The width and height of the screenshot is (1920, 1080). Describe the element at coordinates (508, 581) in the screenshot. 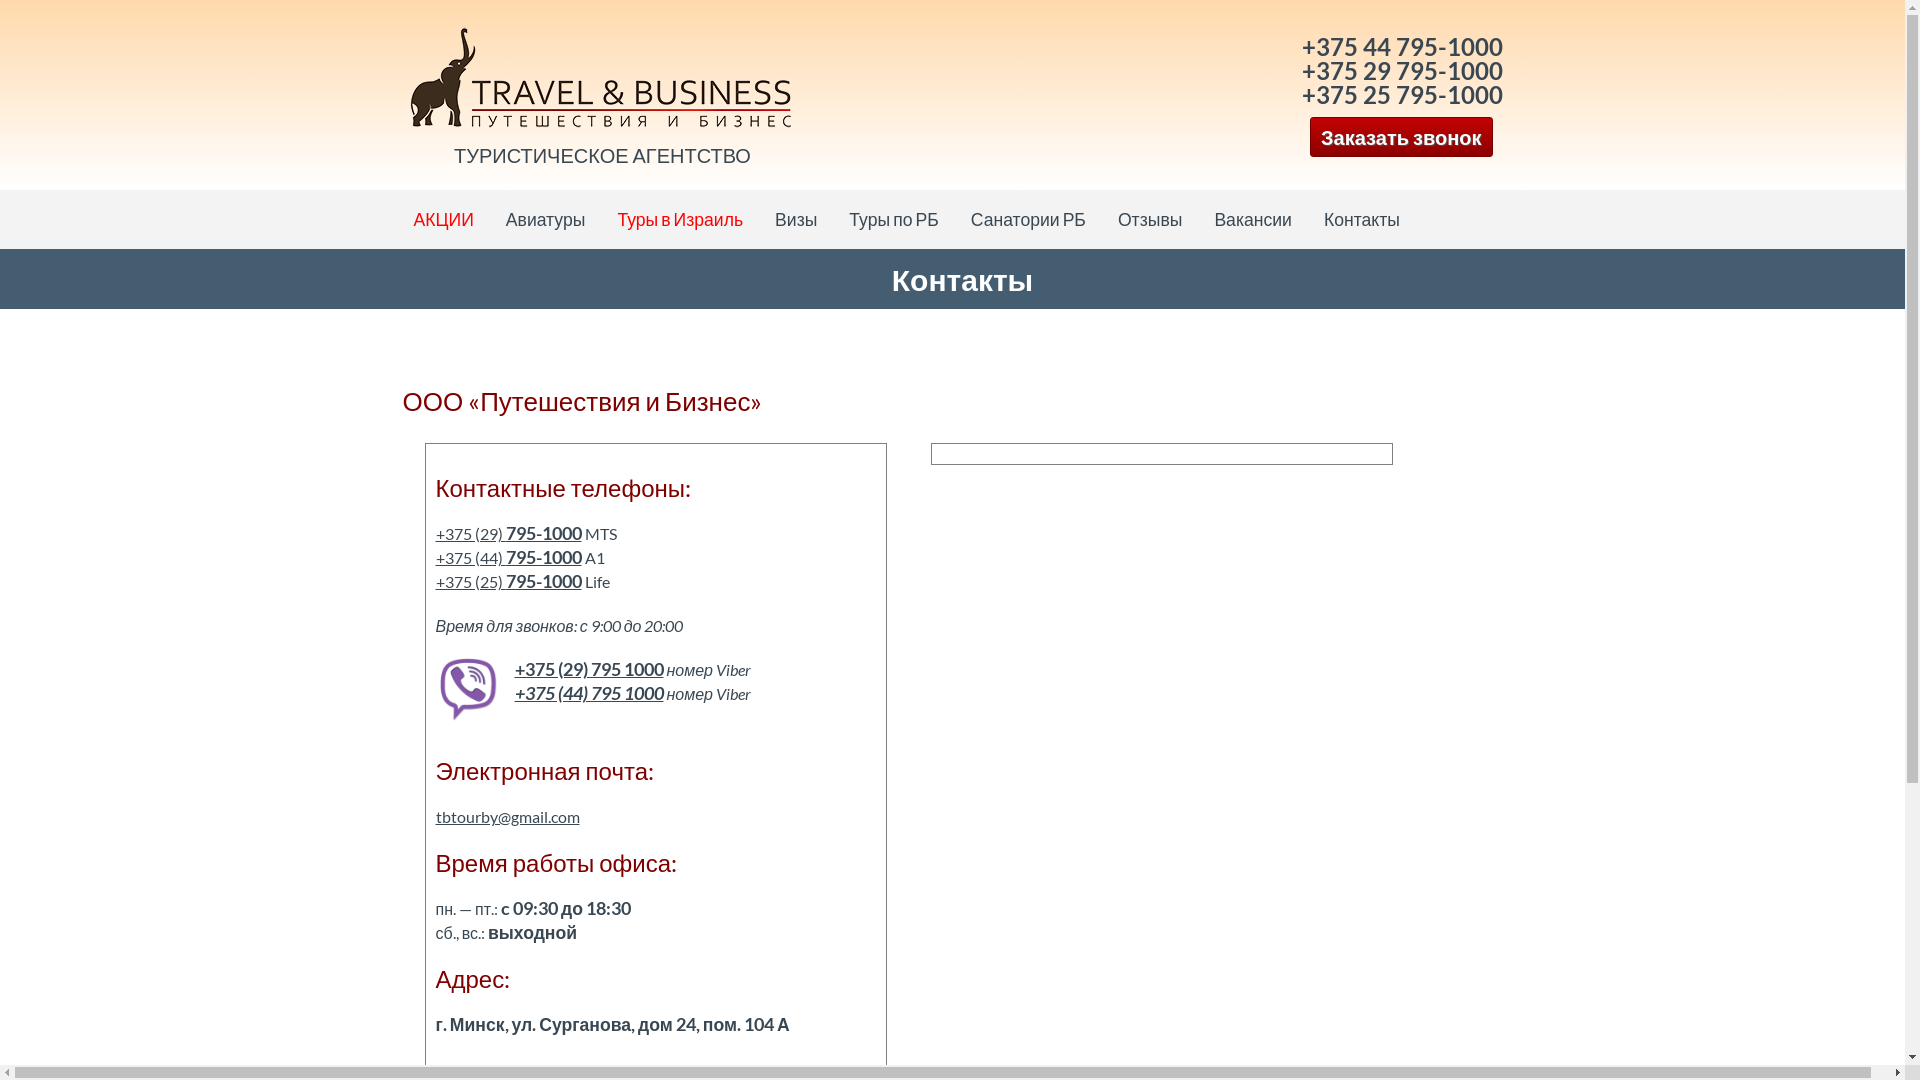

I see `'+375 (25) 795-1000'` at that location.